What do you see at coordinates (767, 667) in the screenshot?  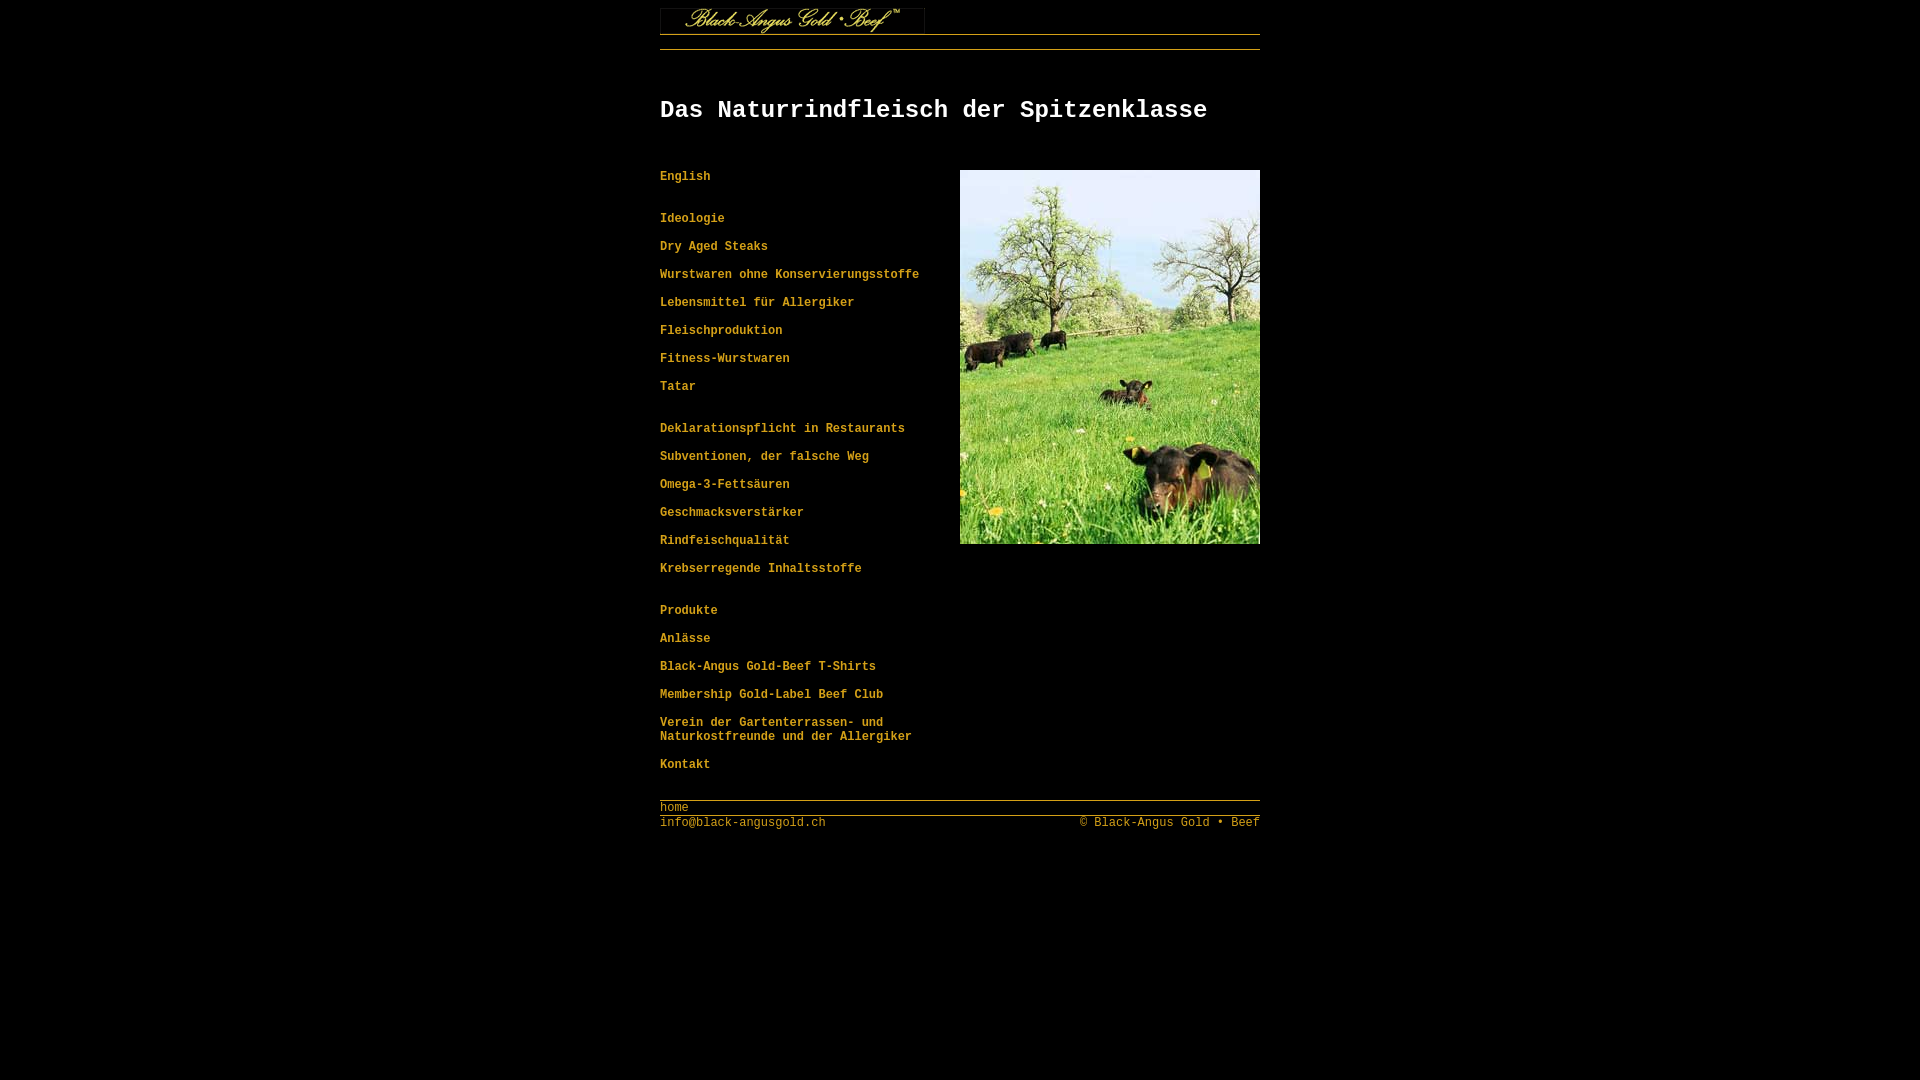 I see `'Black-Angus Gold-Beef T-Shirts'` at bounding box center [767, 667].